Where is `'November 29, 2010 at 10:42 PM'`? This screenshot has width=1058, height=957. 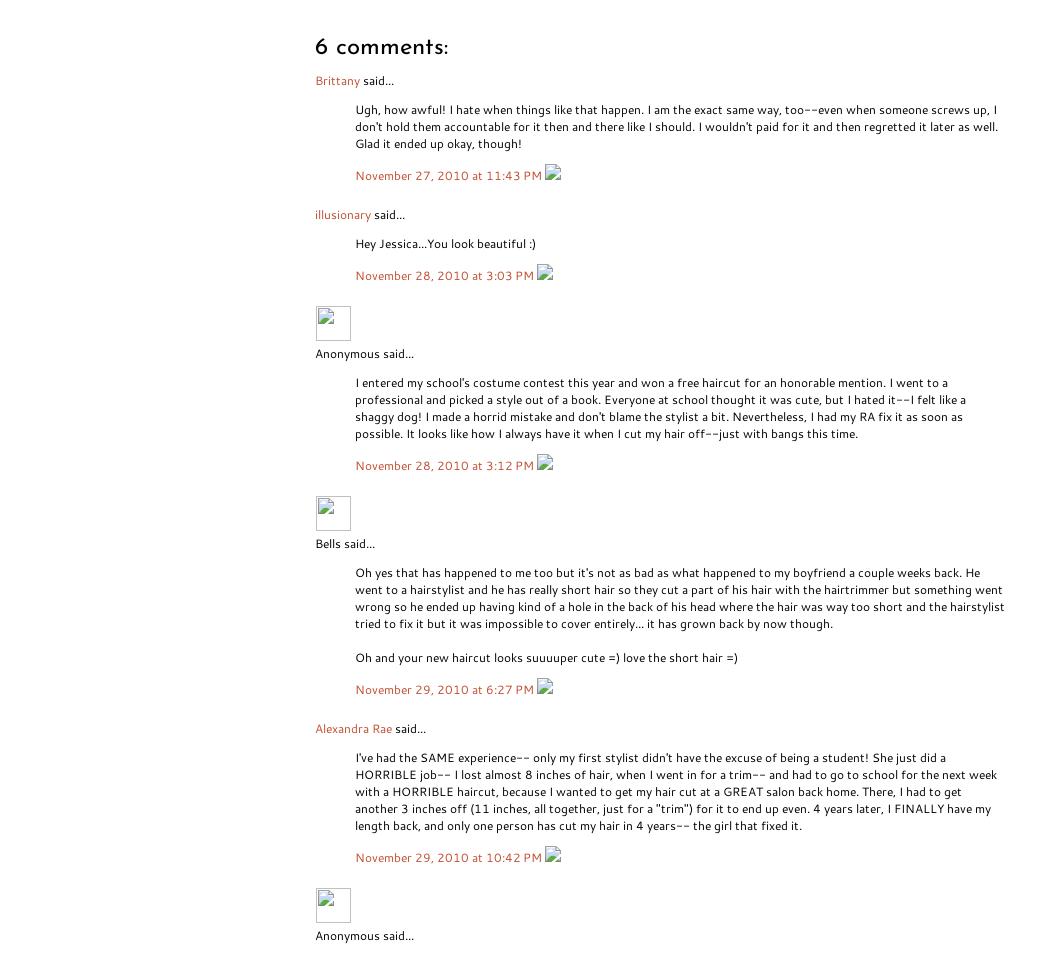
'November 29, 2010 at 10:42 PM' is located at coordinates (448, 855).